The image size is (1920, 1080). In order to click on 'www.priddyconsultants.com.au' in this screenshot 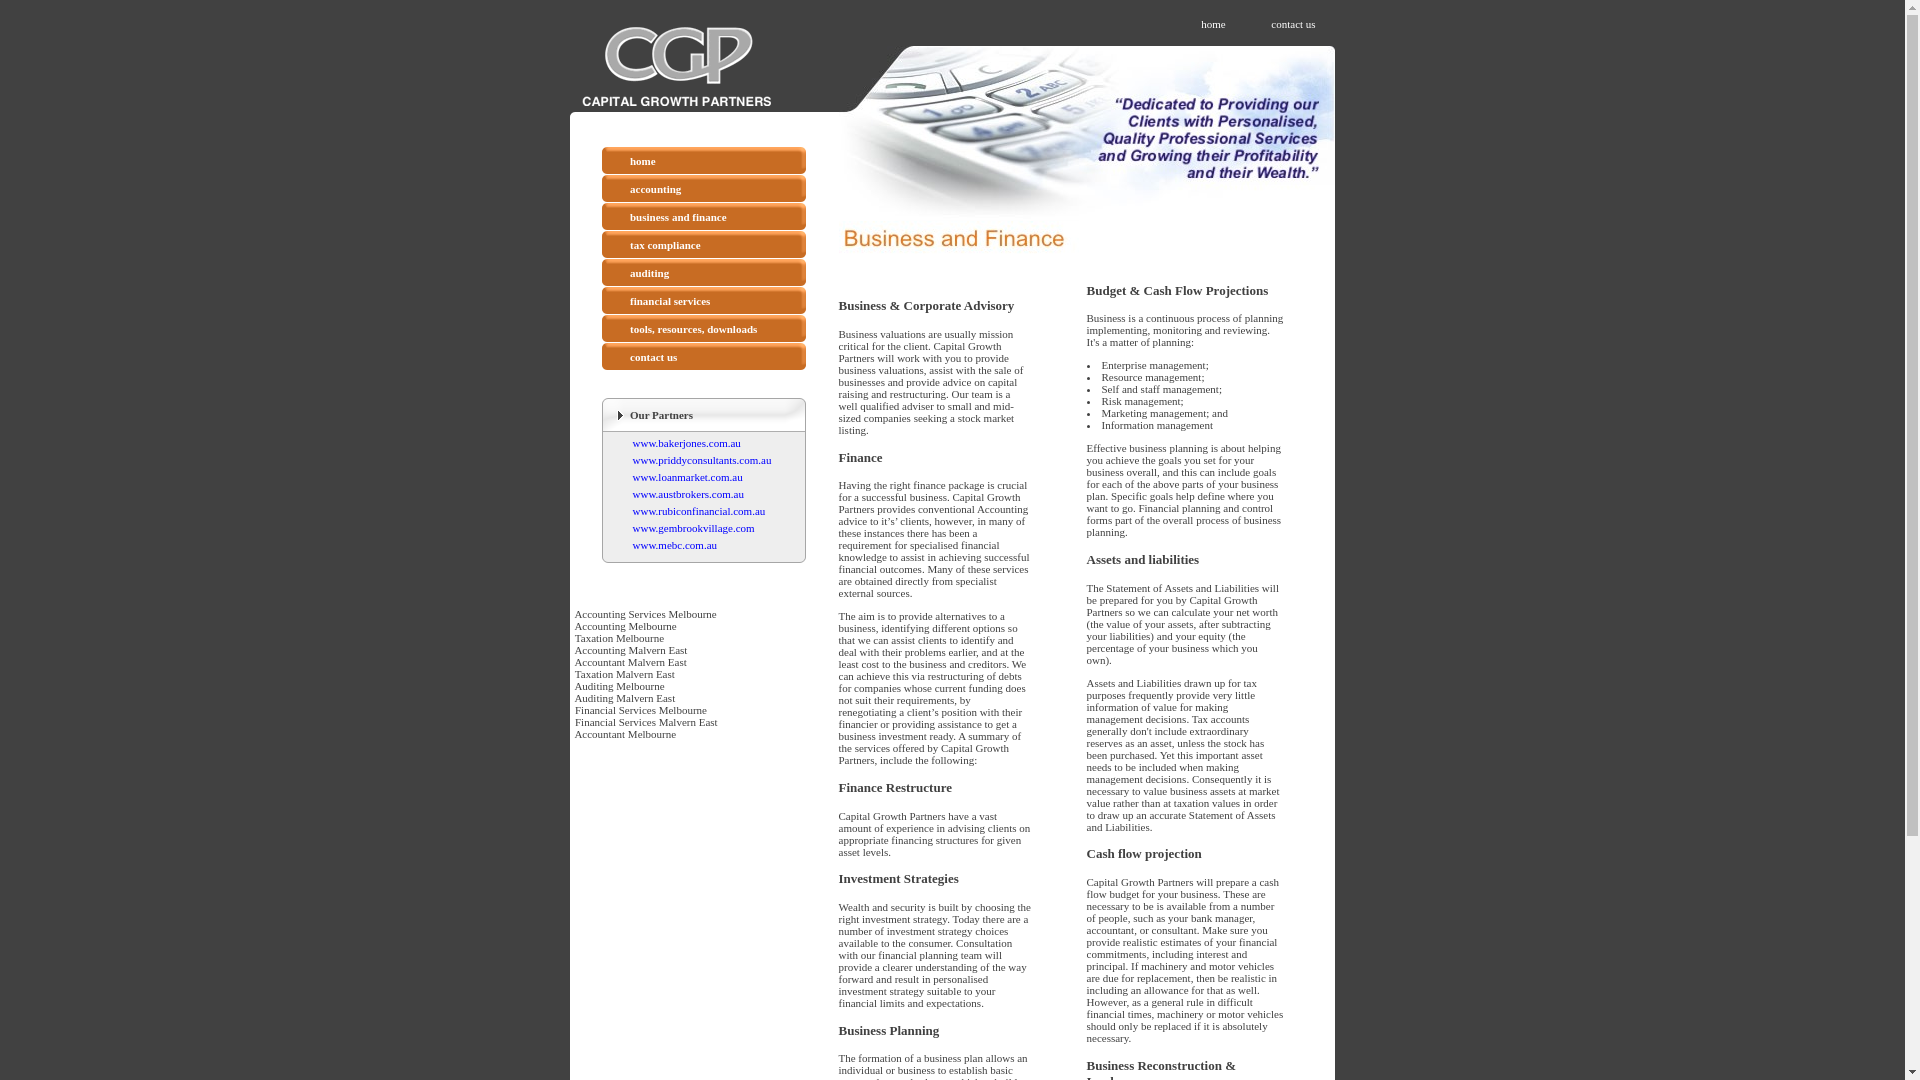, I will do `click(631, 459)`.